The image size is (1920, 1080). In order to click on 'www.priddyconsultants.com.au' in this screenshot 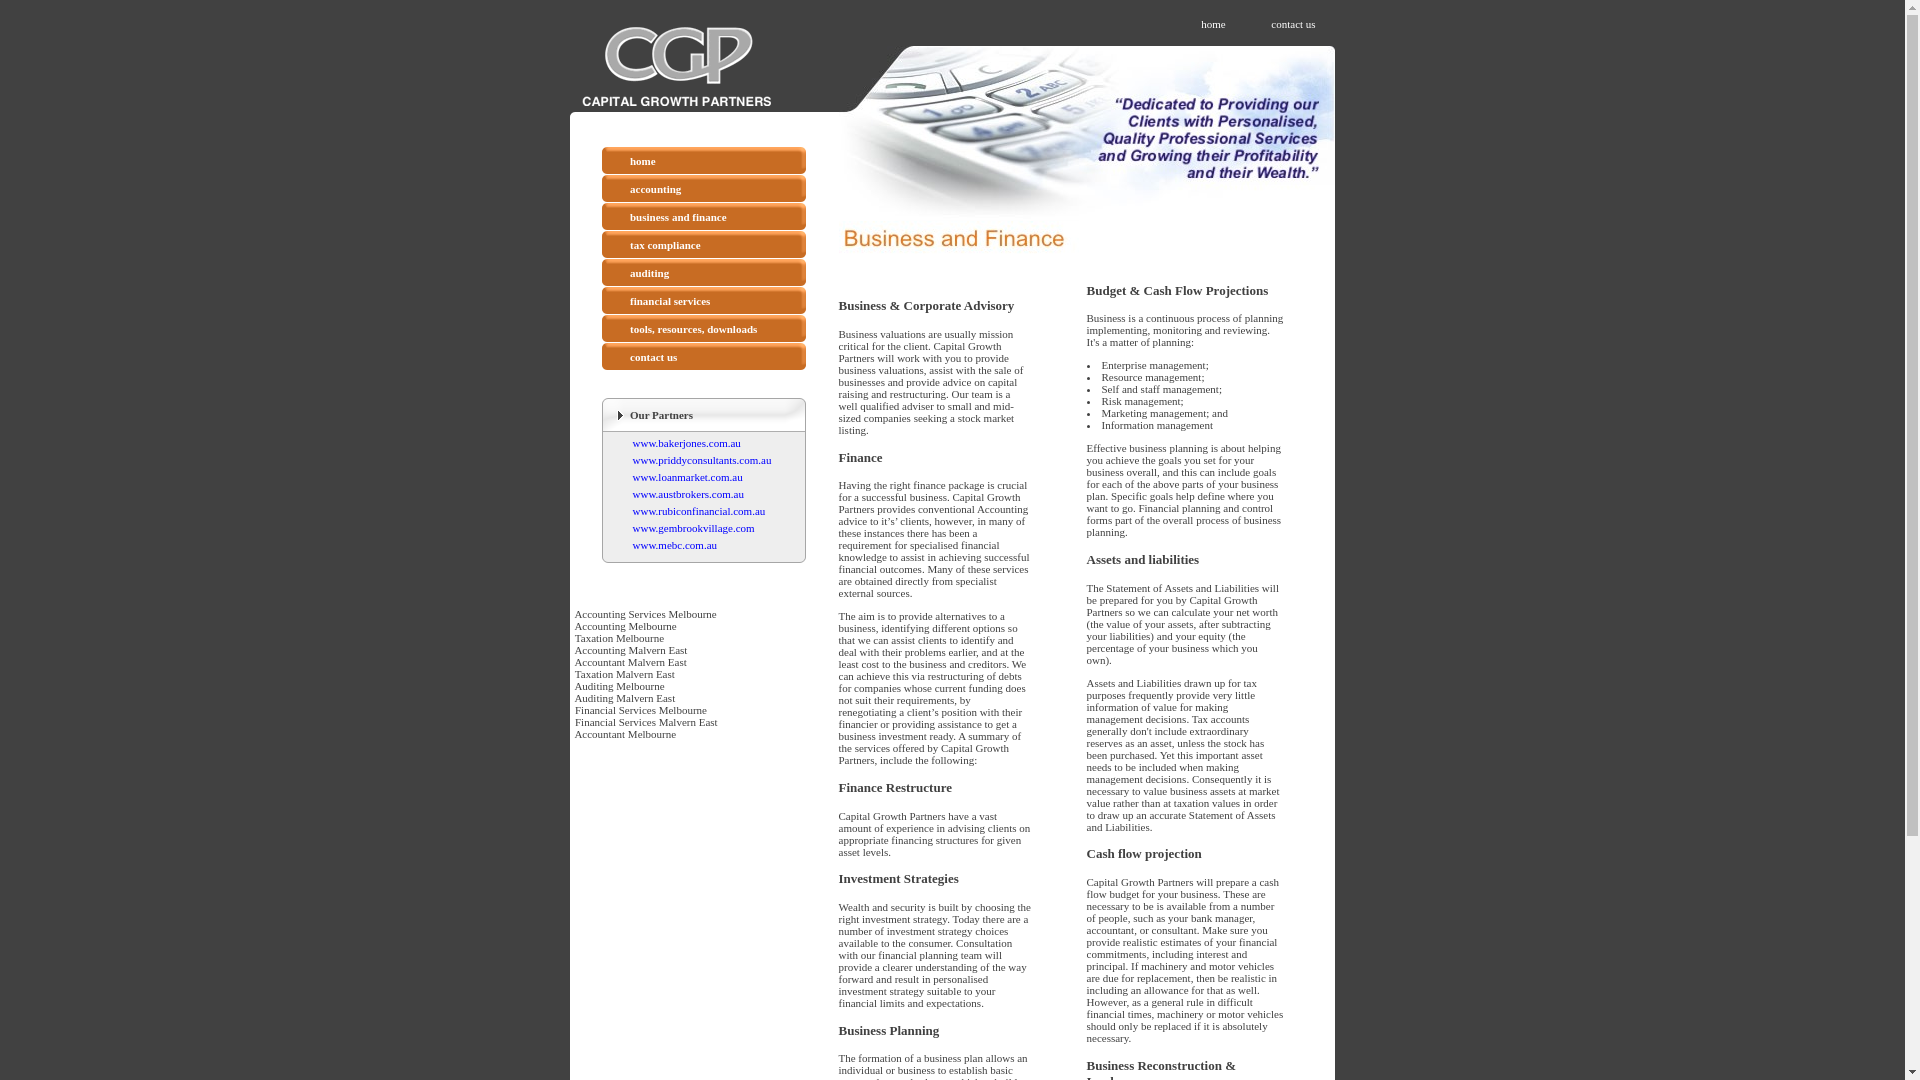, I will do `click(631, 459)`.